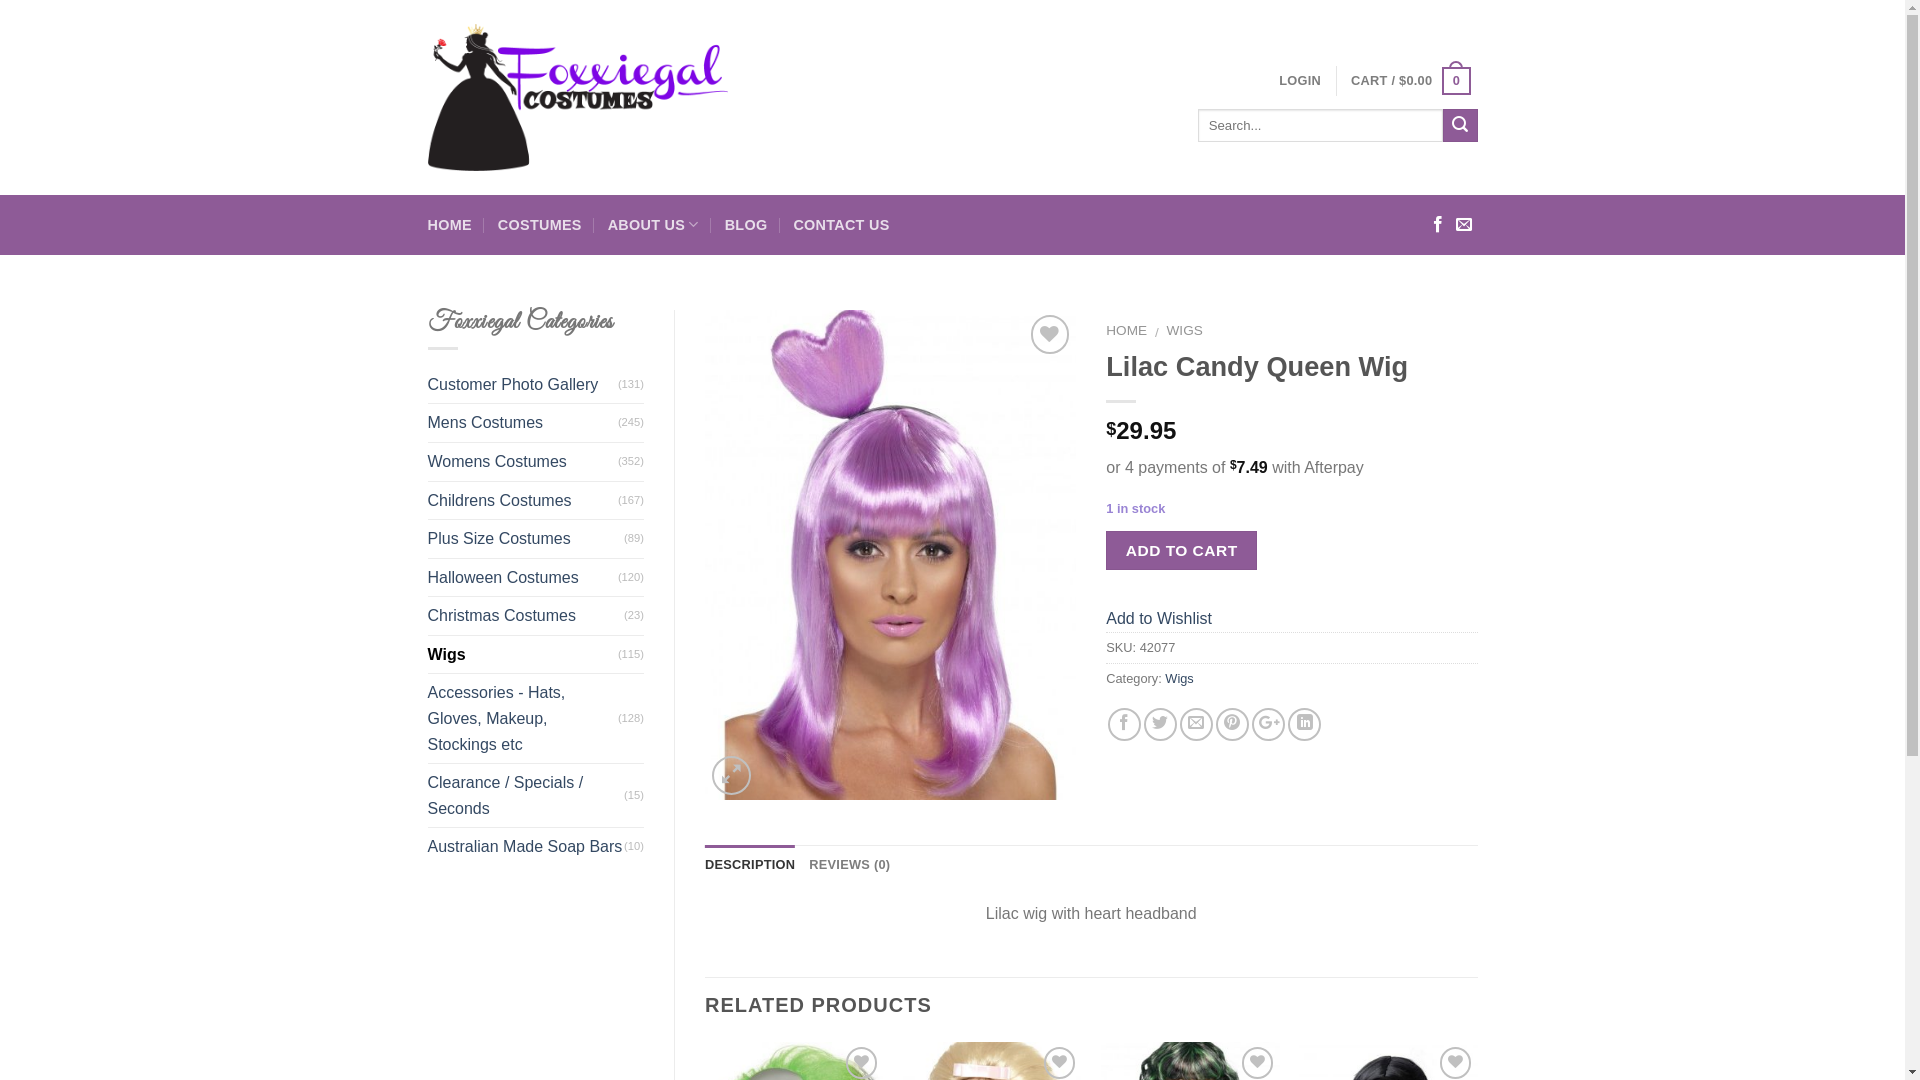 This screenshot has height=1080, width=1920. I want to click on 'DESCRIPTION', so click(705, 863).